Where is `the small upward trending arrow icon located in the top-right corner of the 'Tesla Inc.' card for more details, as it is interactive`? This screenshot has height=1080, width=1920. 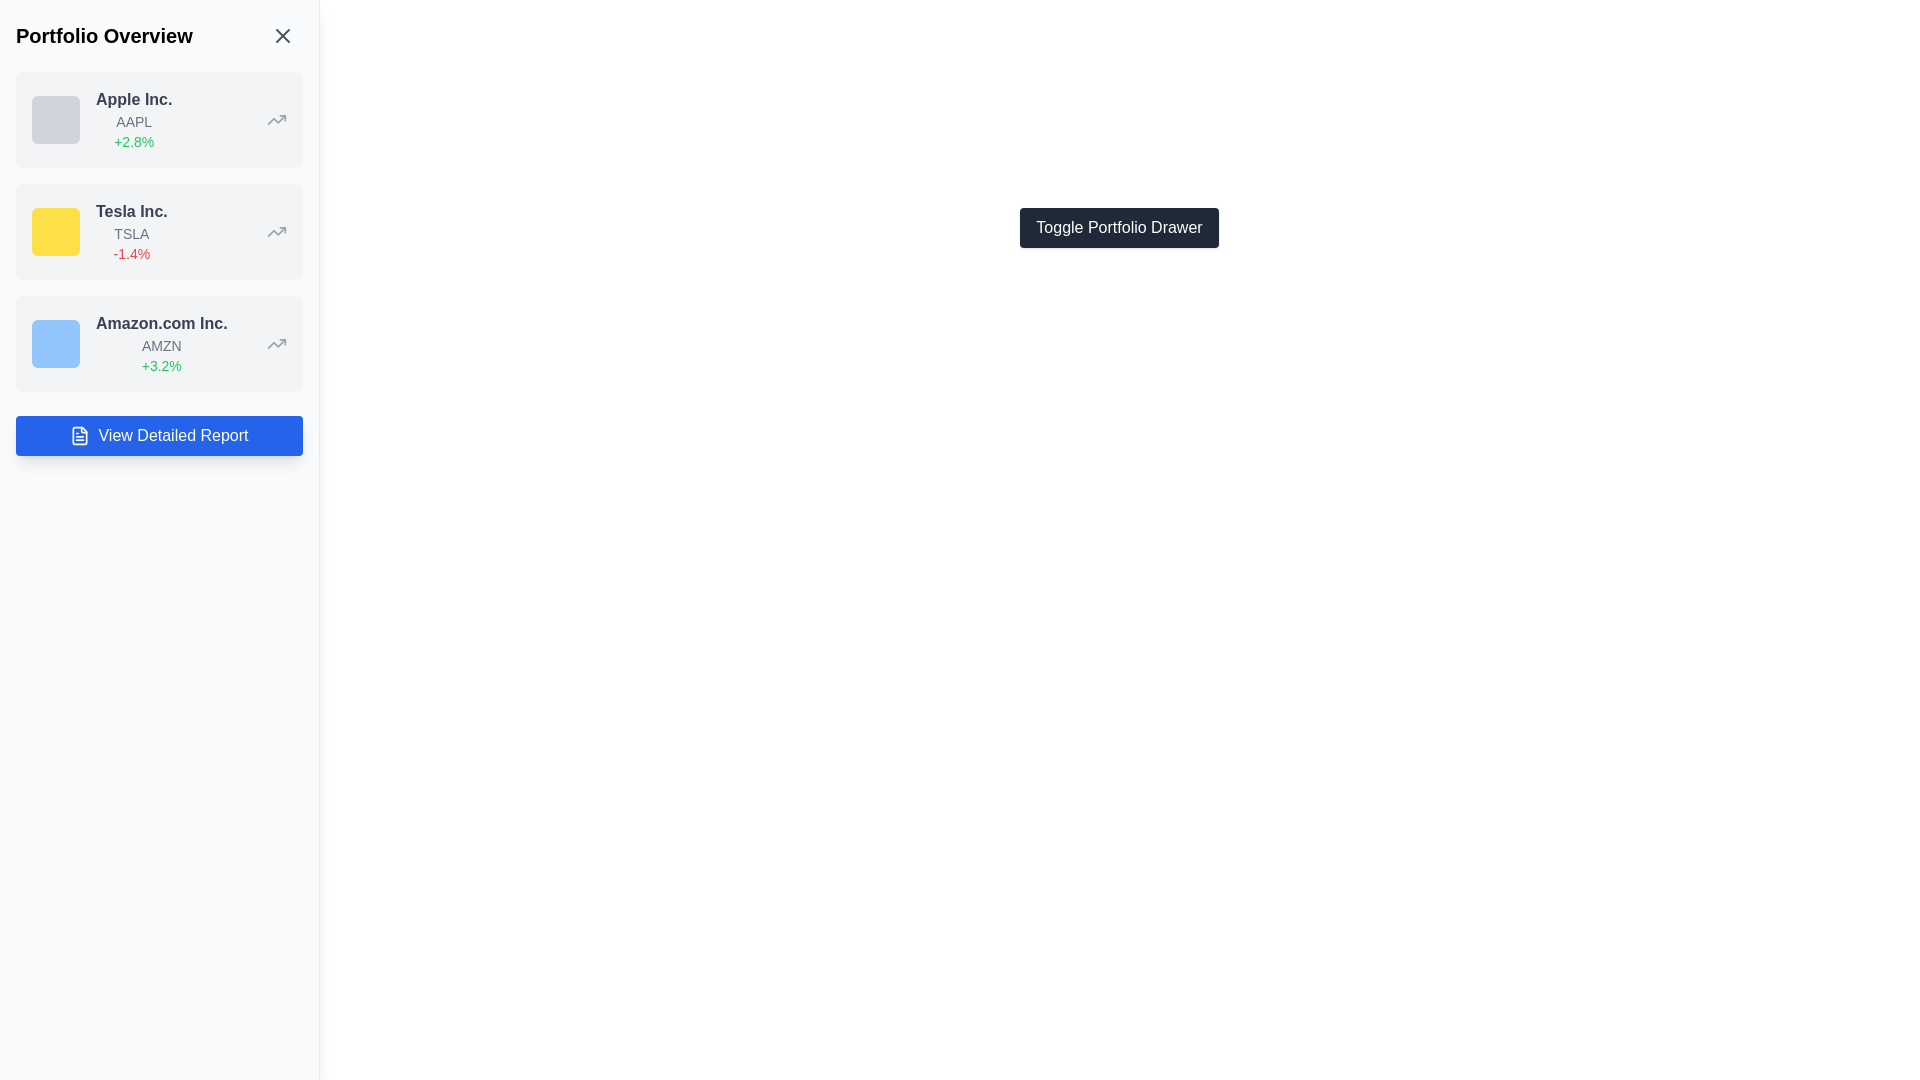
the small upward trending arrow icon located in the top-right corner of the 'Tesla Inc.' card for more details, as it is interactive is located at coordinates (276, 230).